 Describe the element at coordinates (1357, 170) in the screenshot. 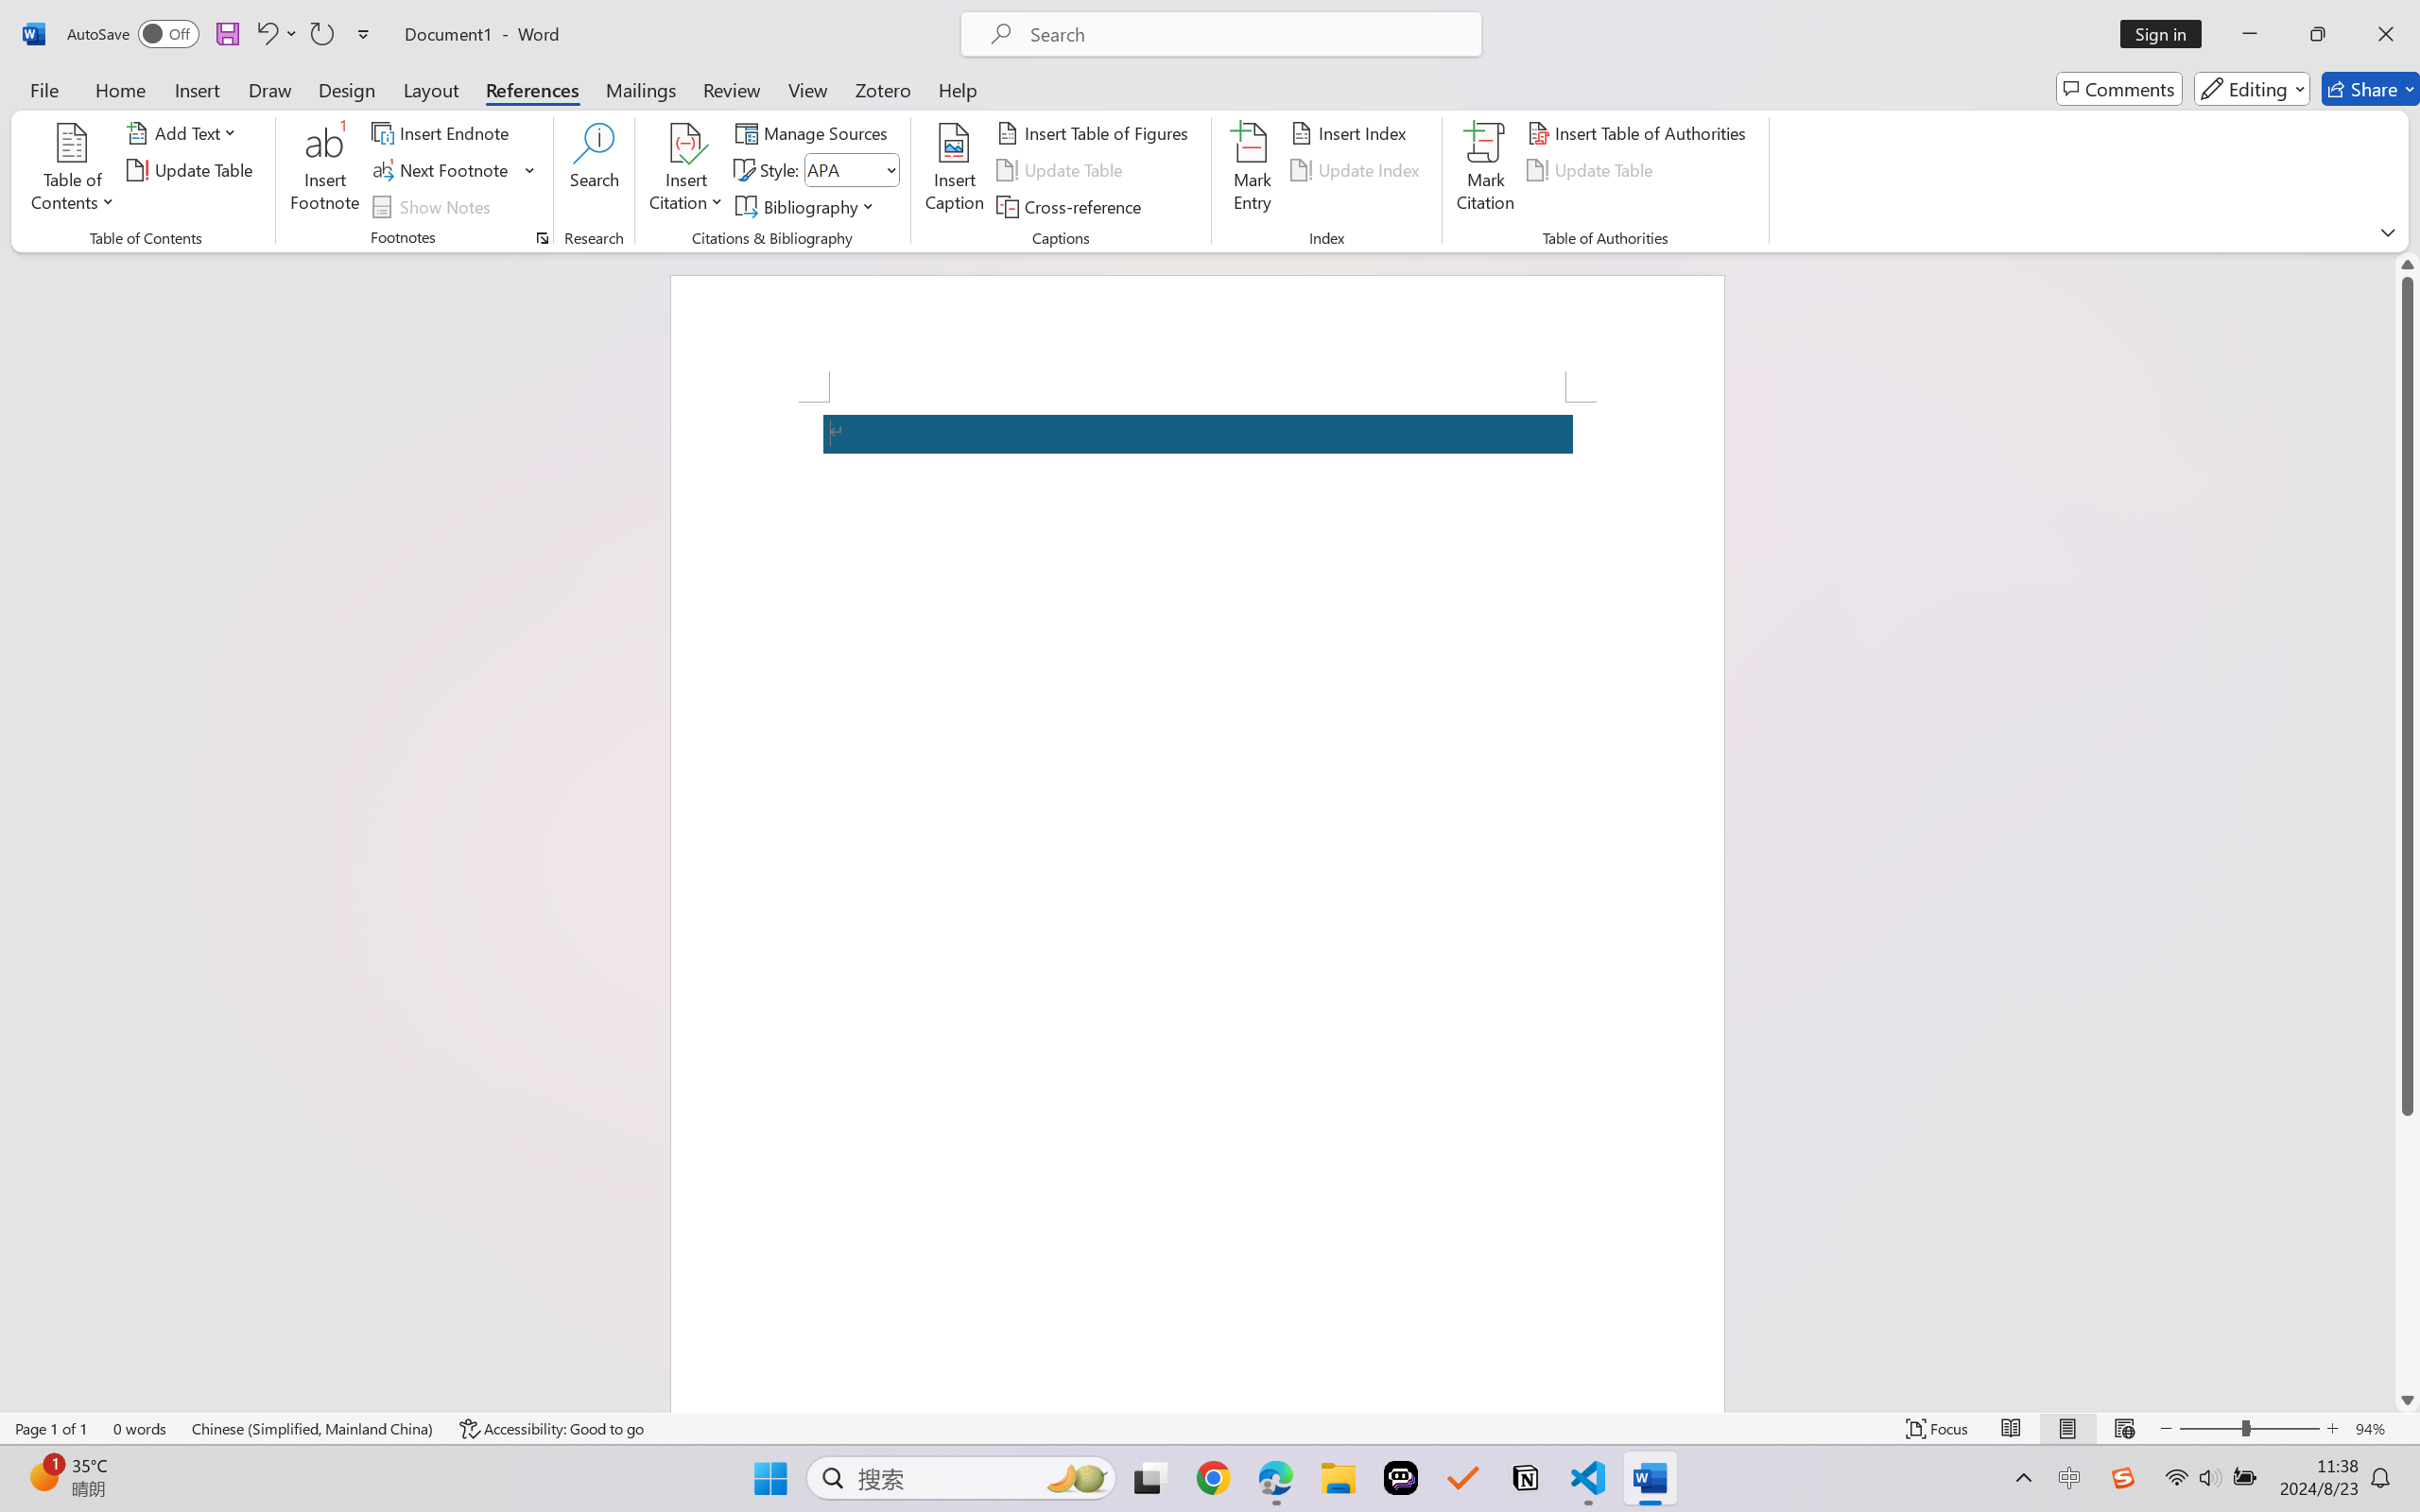

I see `'Update Index'` at that location.